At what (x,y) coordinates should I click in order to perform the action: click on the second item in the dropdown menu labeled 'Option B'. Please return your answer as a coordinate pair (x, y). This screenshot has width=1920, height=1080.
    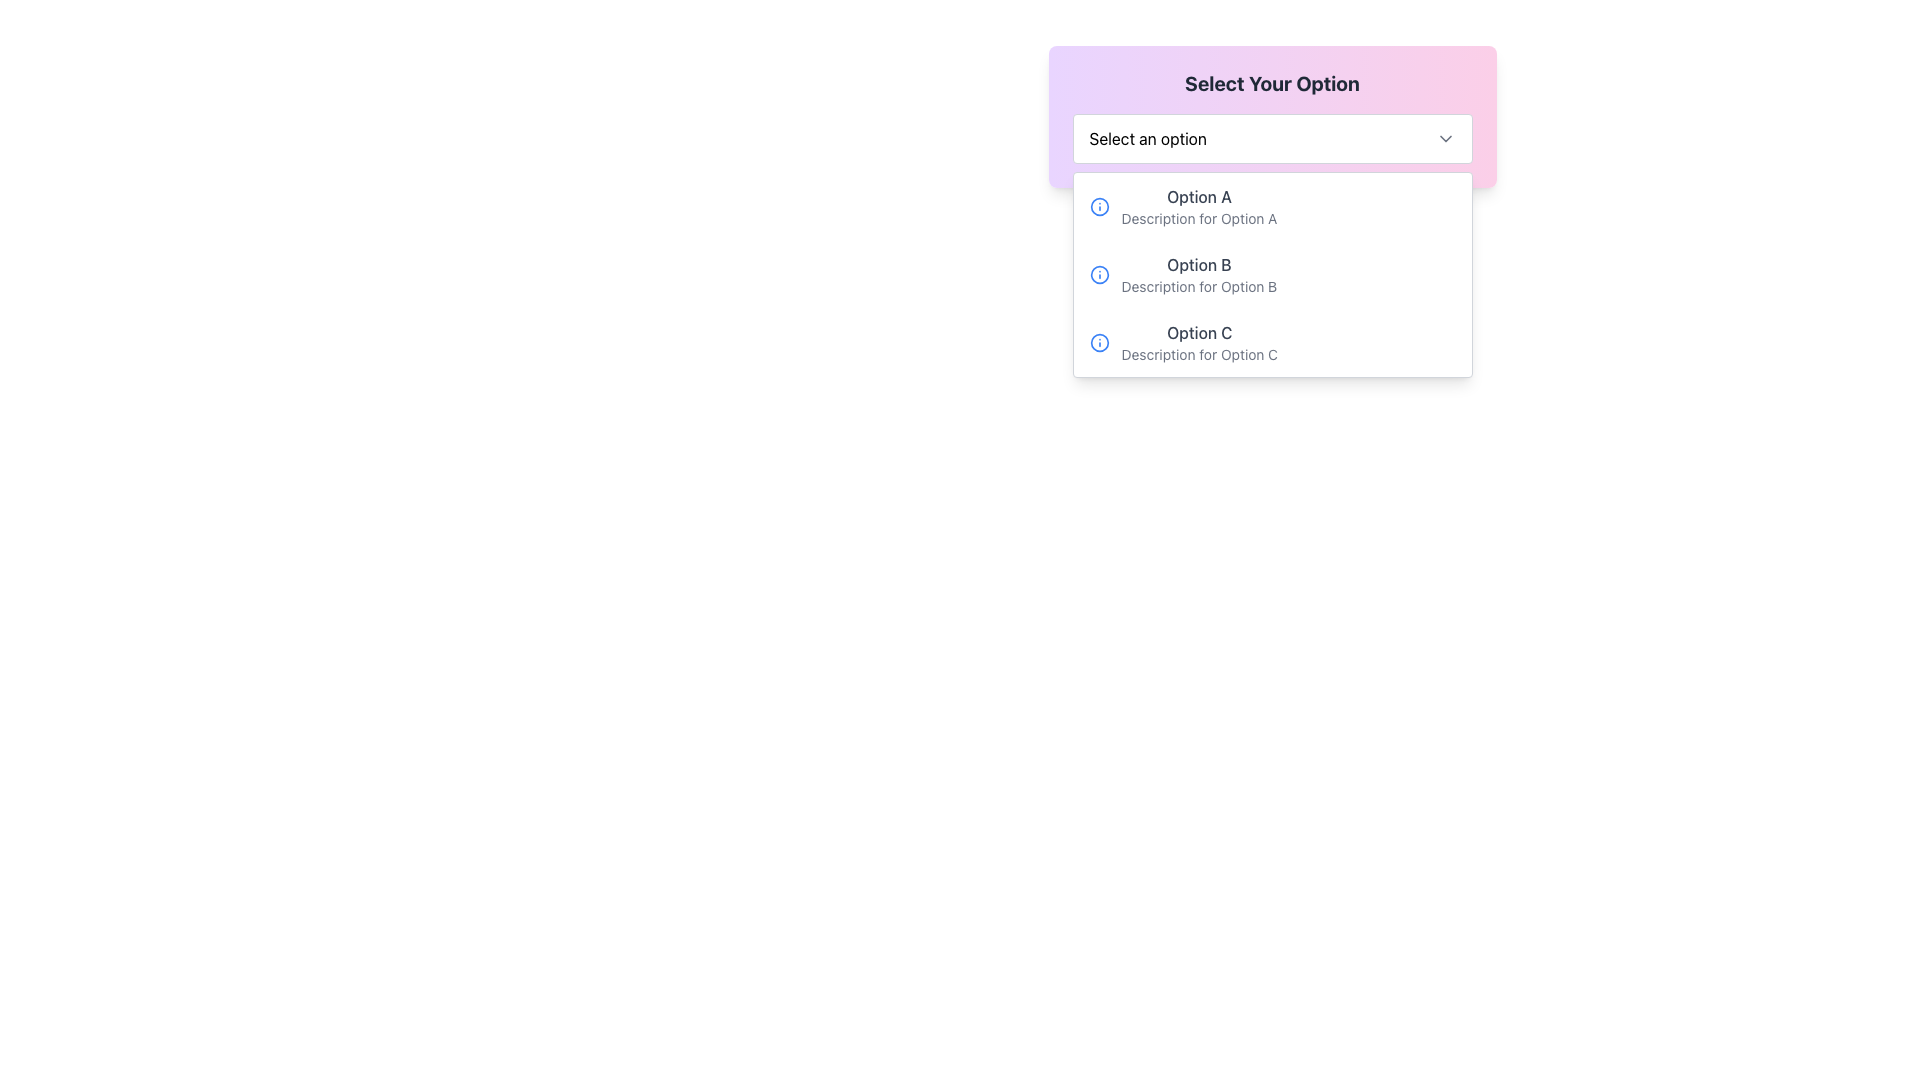
    Looking at the image, I should click on (1271, 274).